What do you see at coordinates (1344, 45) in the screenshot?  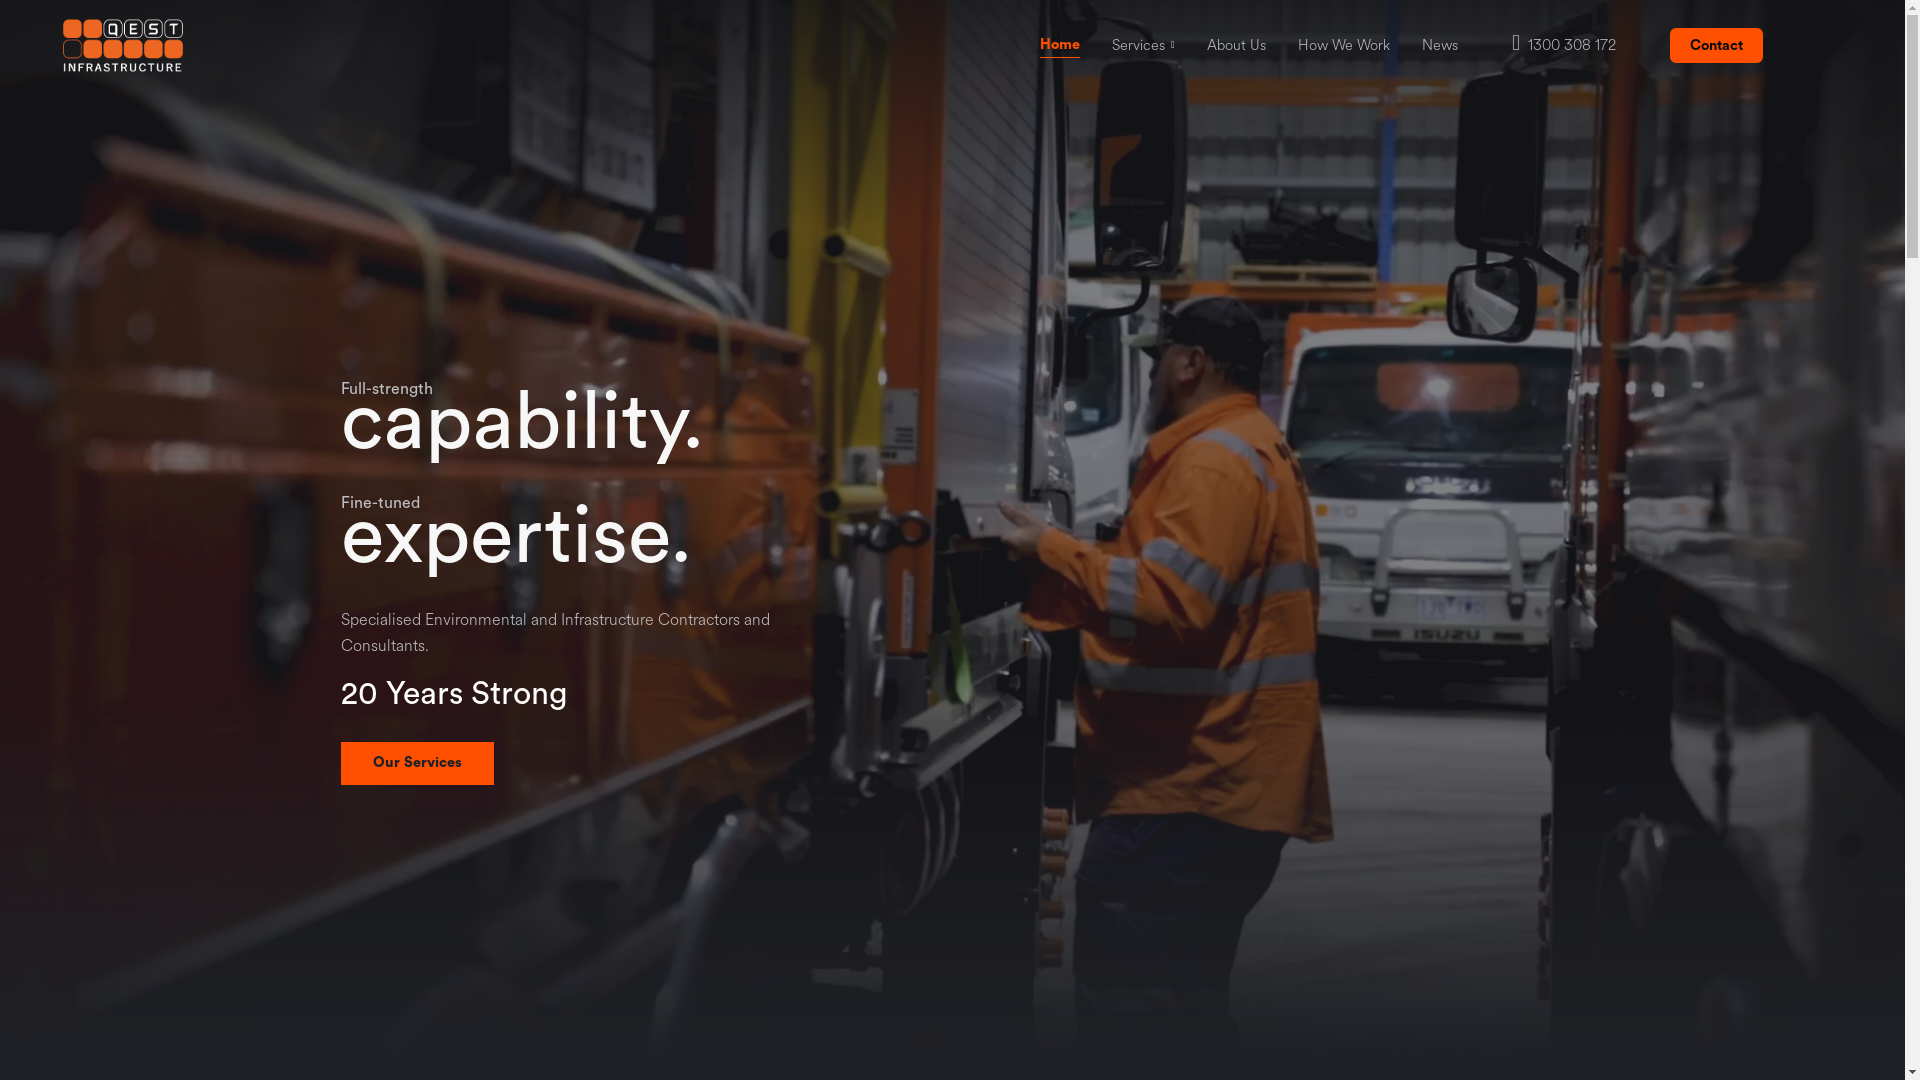 I see `'How We Work'` at bounding box center [1344, 45].